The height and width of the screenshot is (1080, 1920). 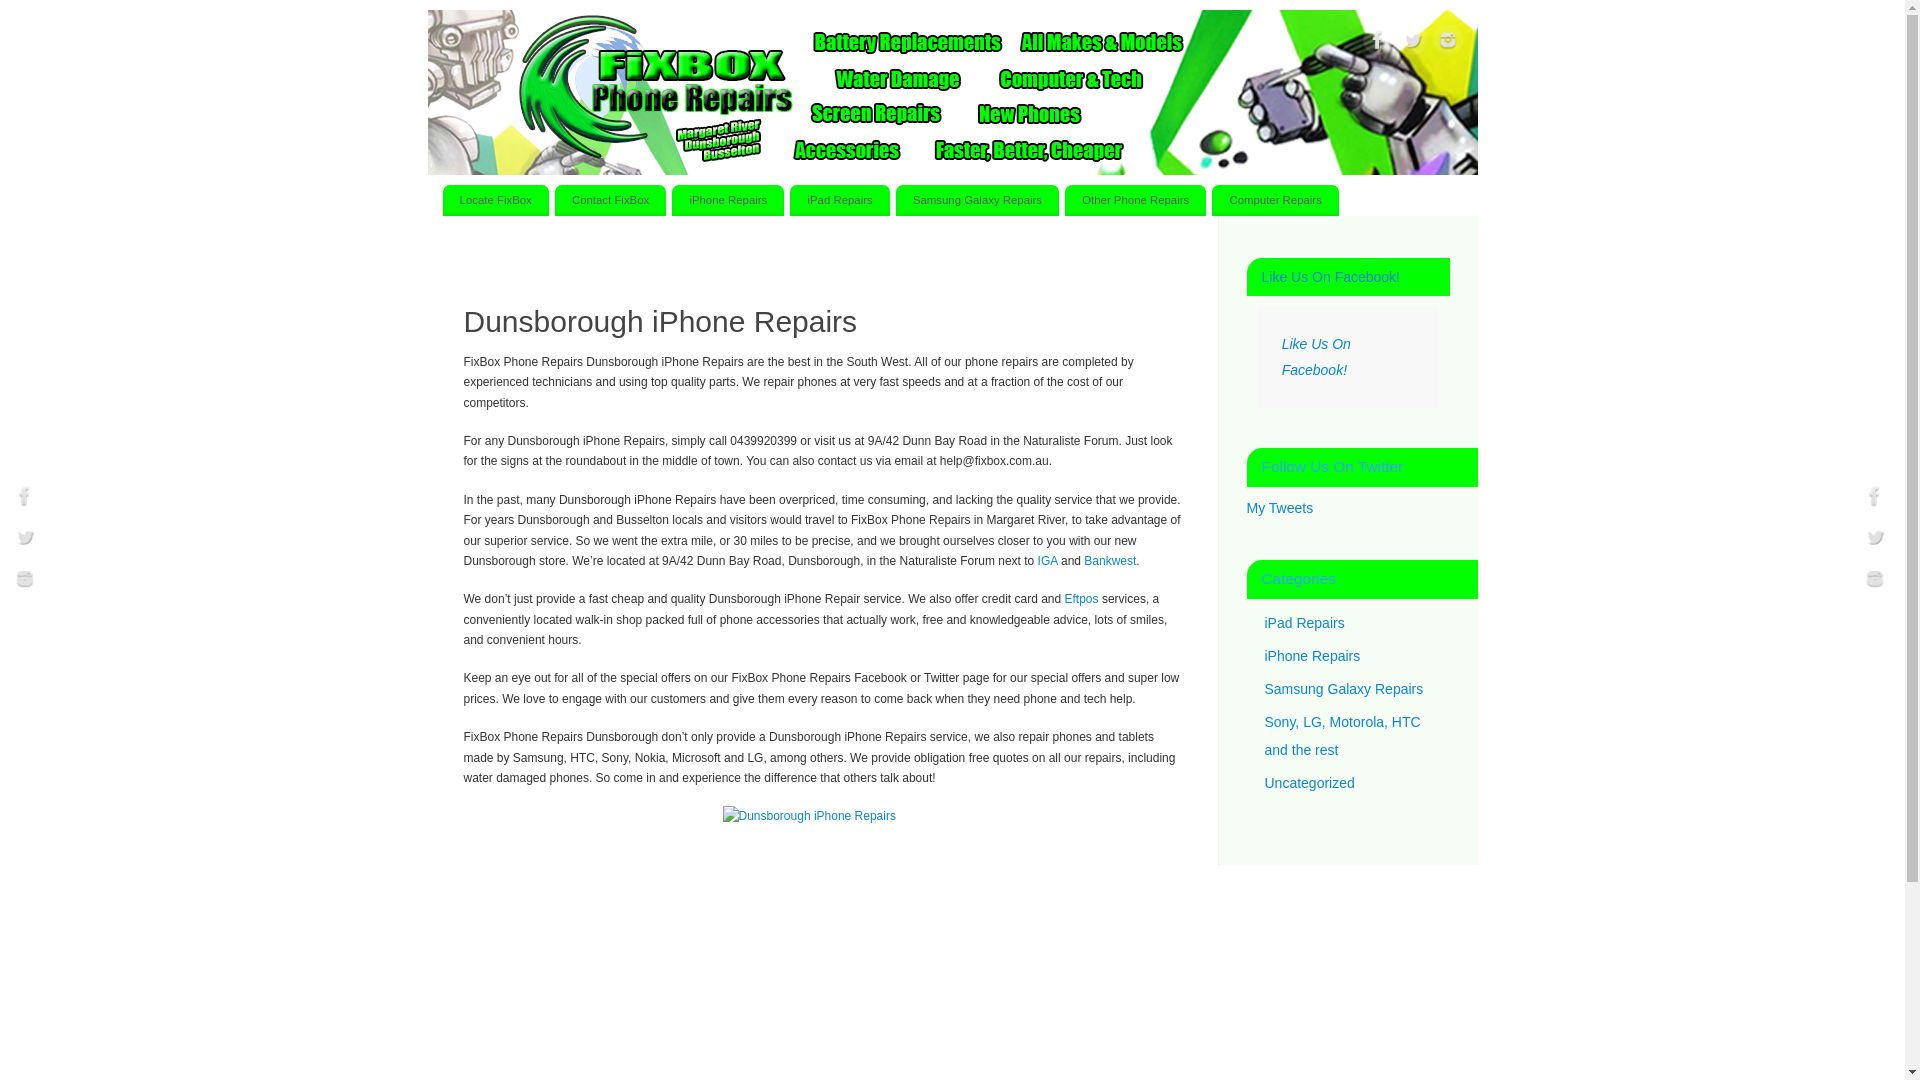 What do you see at coordinates (1396, 42) in the screenshot?
I see `'Twitter'` at bounding box center [1396, 42].